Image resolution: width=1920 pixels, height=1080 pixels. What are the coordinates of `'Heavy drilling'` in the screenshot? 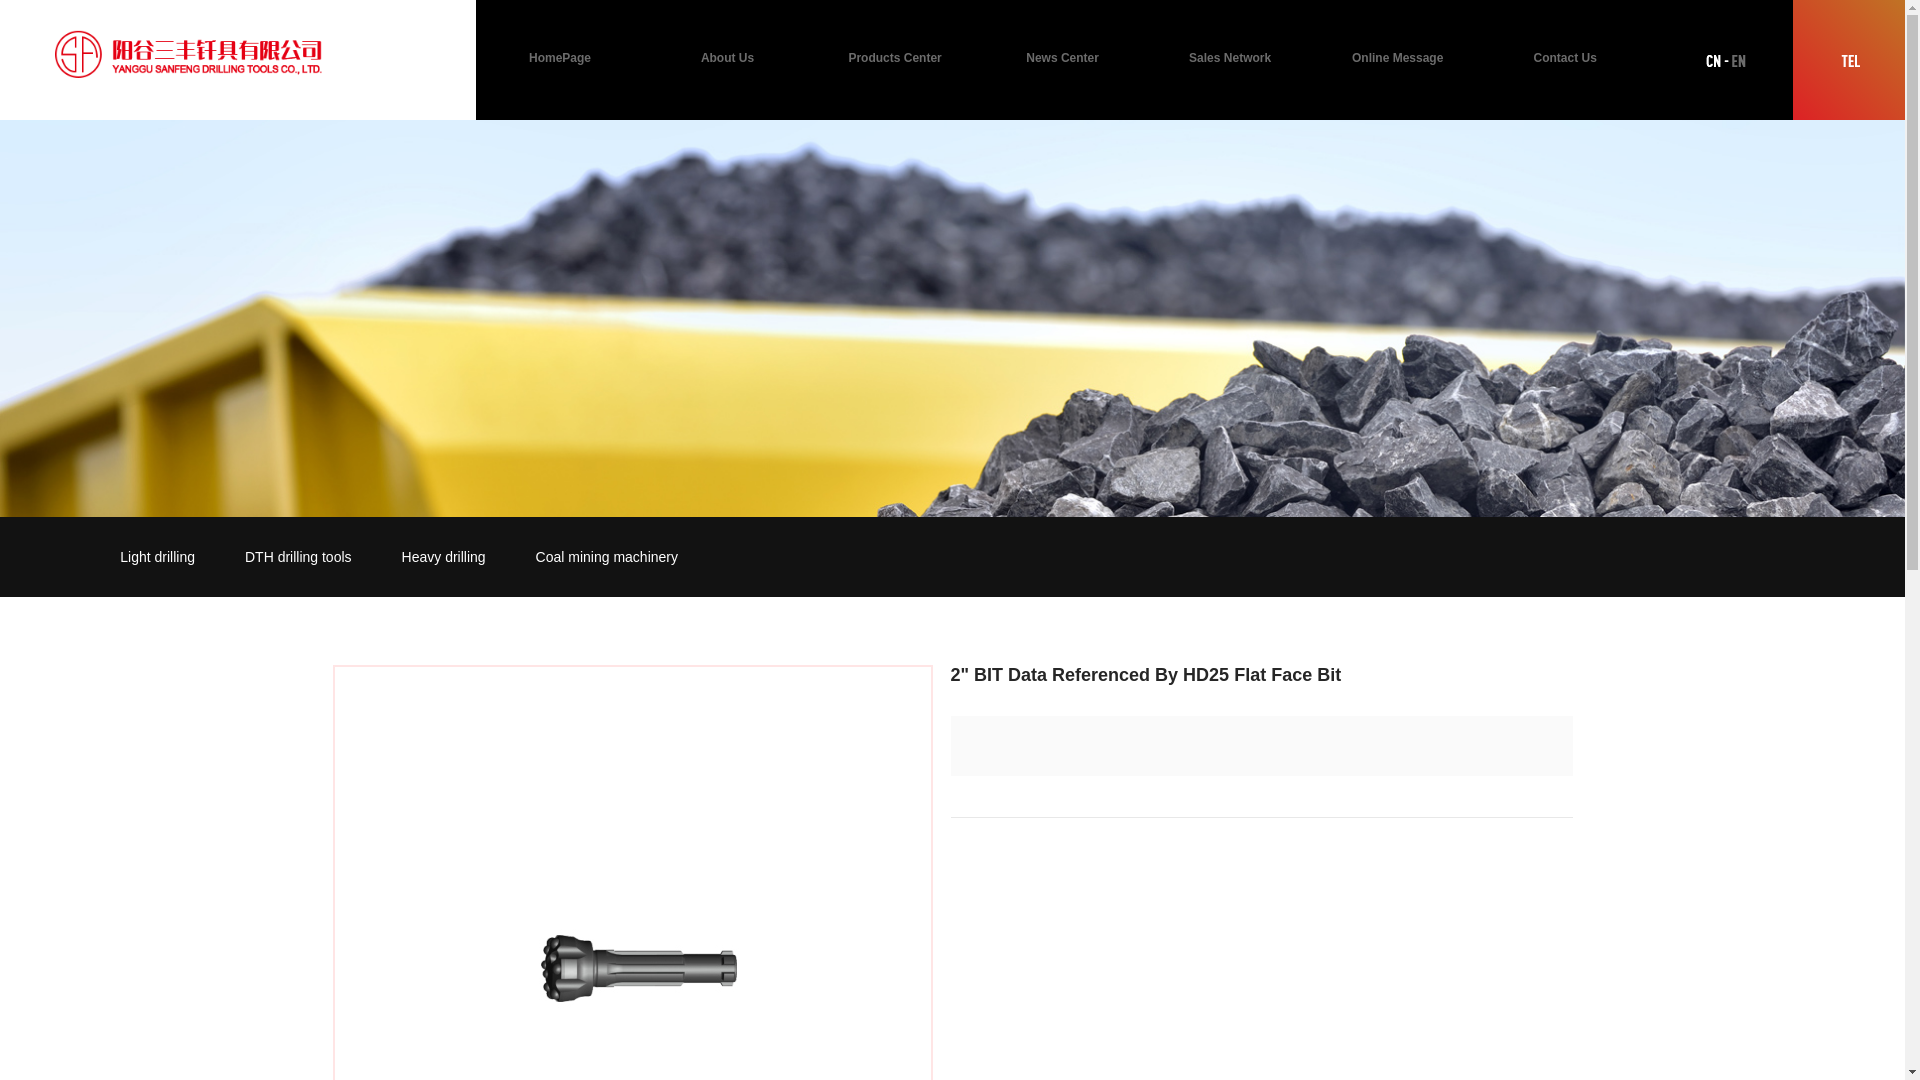 It's located at (443, 556).